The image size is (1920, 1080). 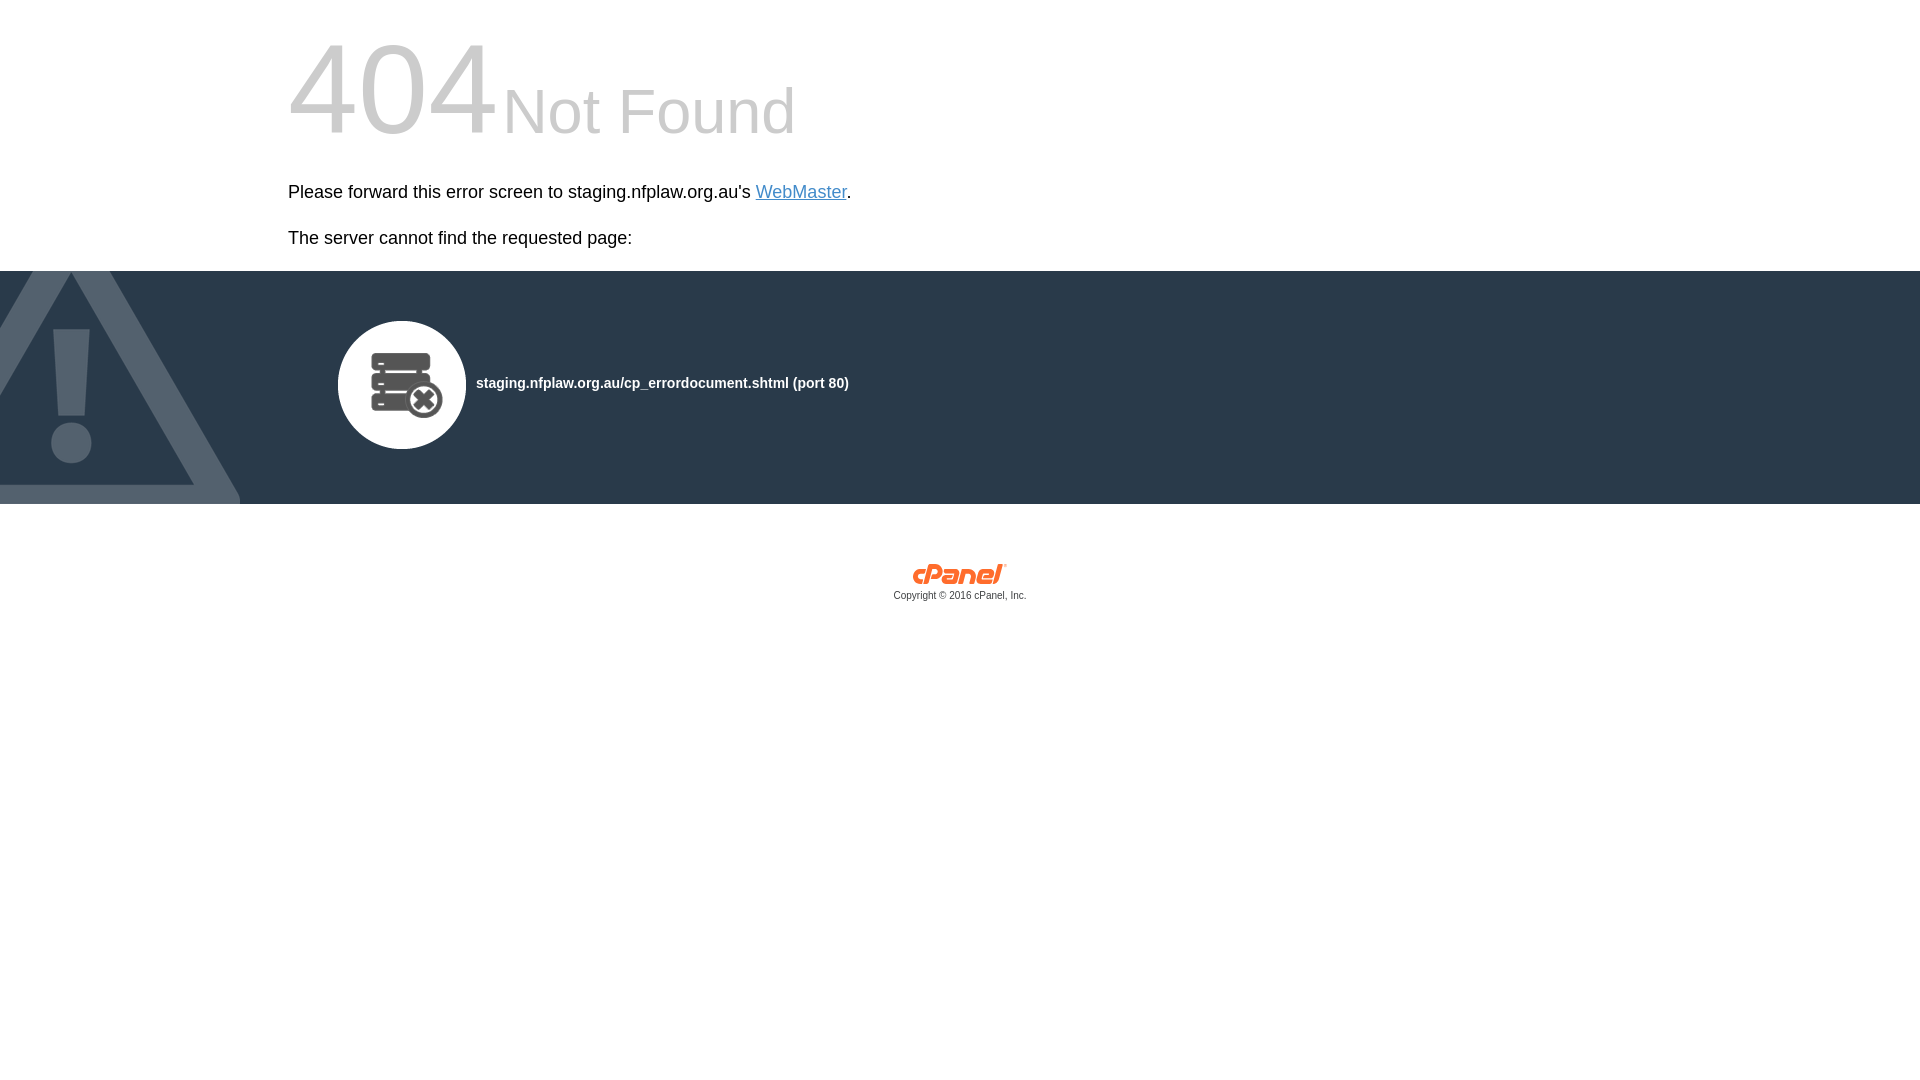 I want to click on 'WebMaster', so click(x=801, y=192).